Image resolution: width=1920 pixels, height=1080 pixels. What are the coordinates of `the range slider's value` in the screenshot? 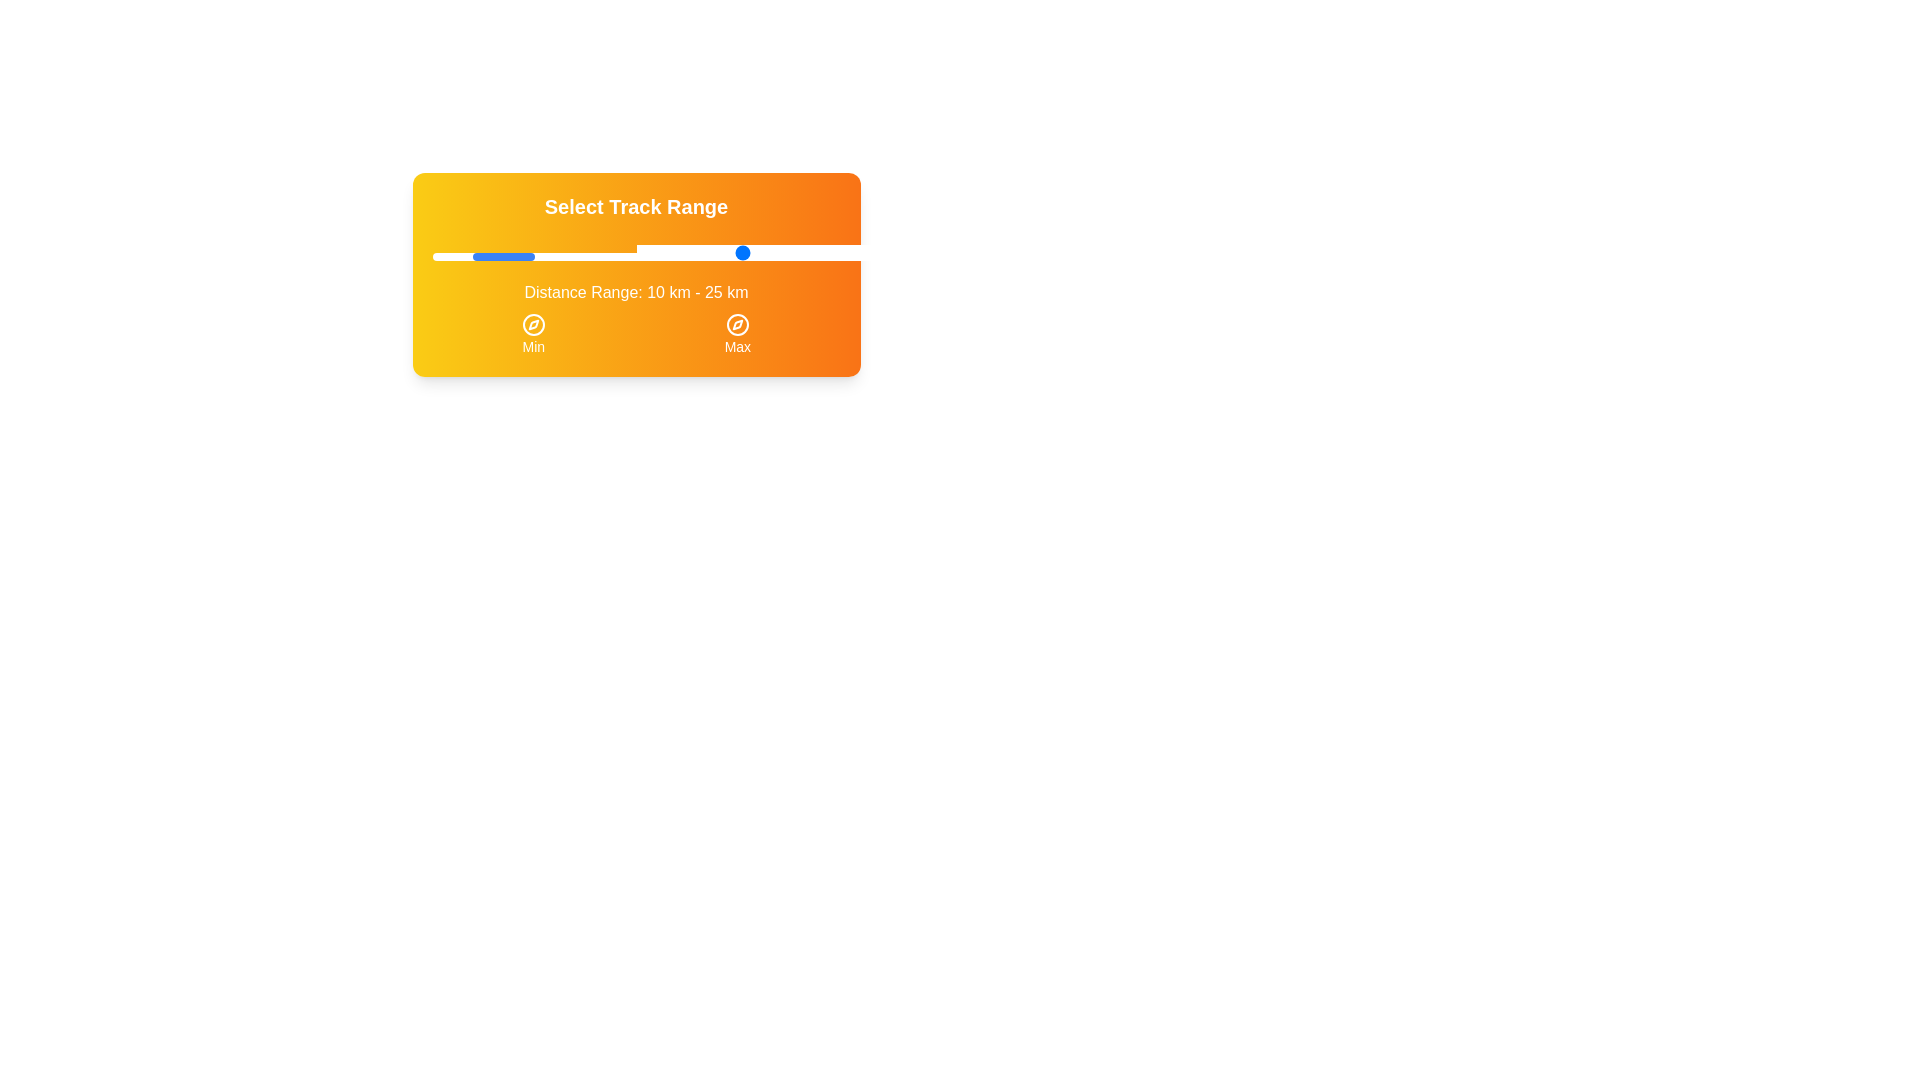 It's located at (656, 256).